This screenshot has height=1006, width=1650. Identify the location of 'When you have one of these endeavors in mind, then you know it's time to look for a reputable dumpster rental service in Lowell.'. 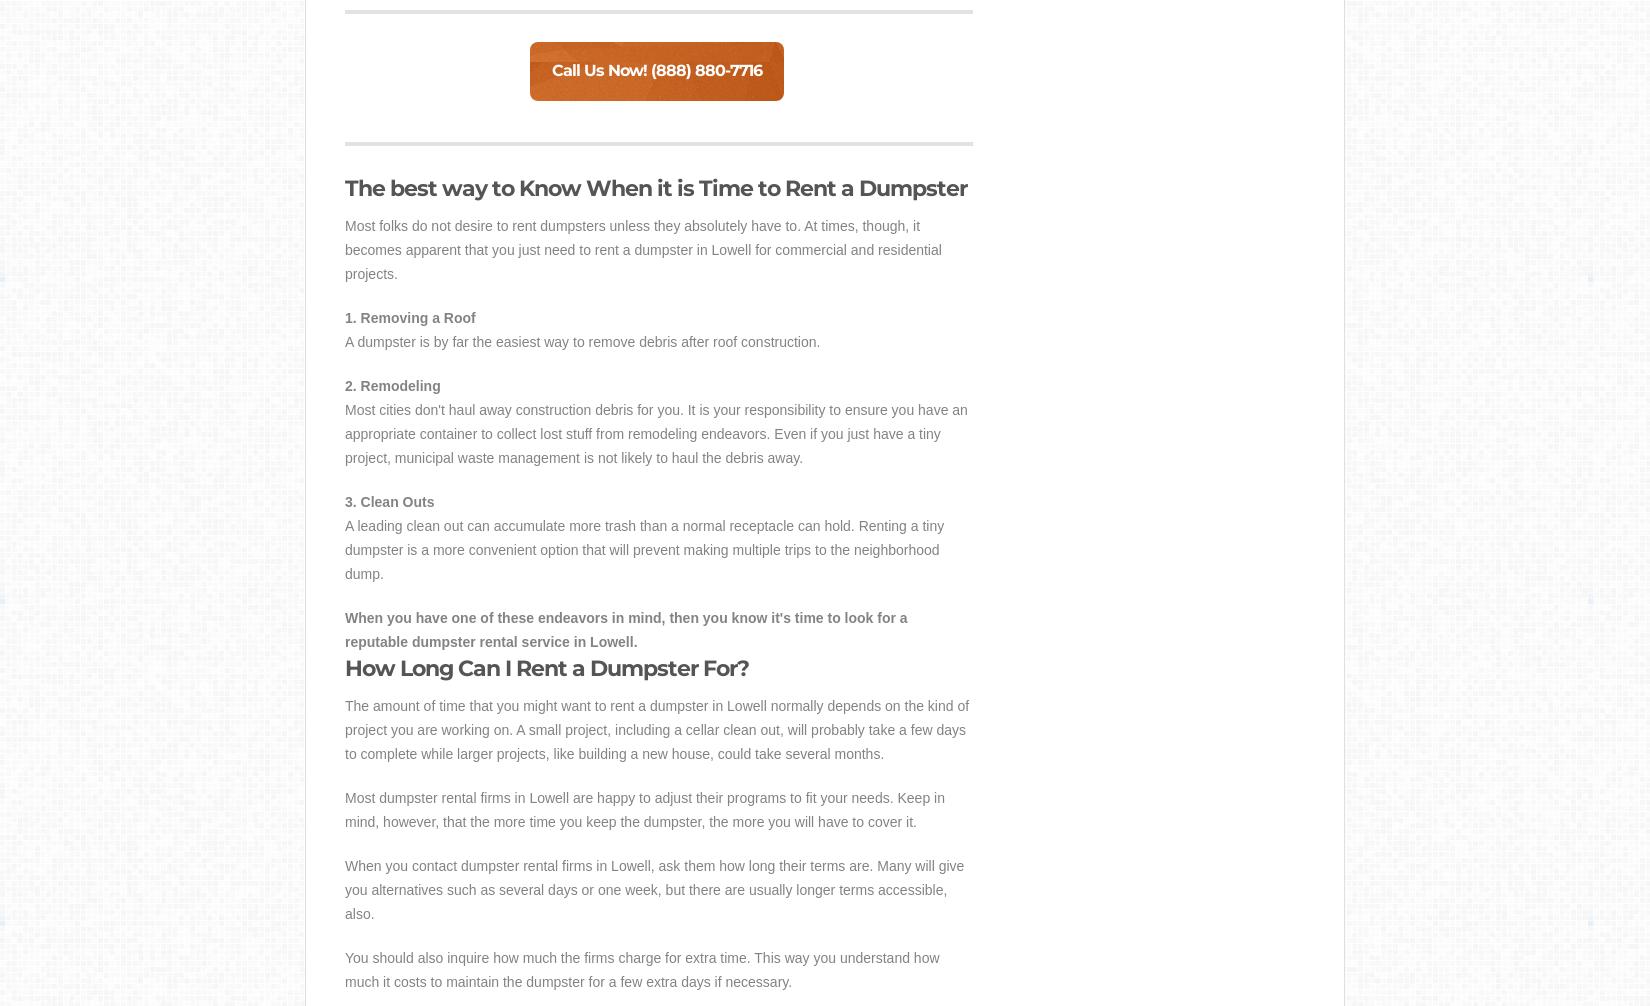
(625, 629).